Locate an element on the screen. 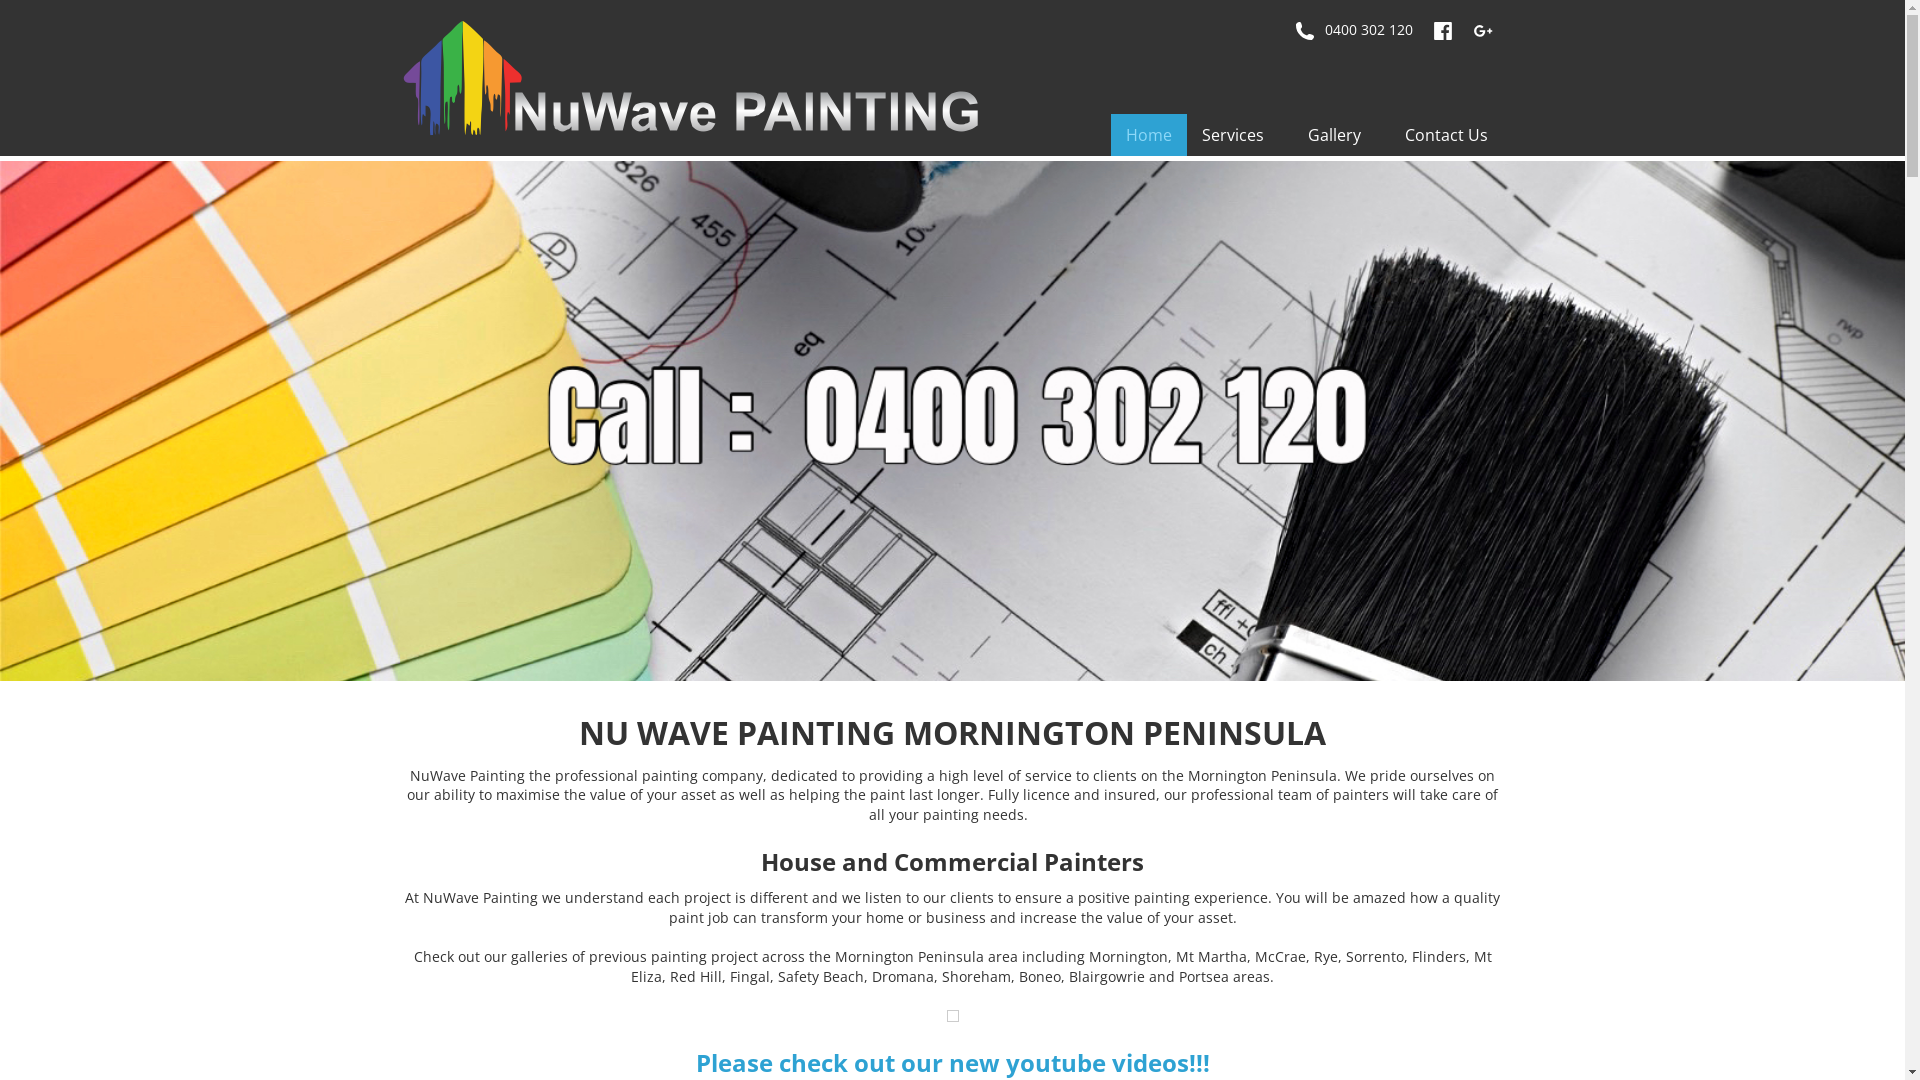 This screenshot has height=1080, width=1920. '0400 302 120' is located at coordinates (1353, 30).